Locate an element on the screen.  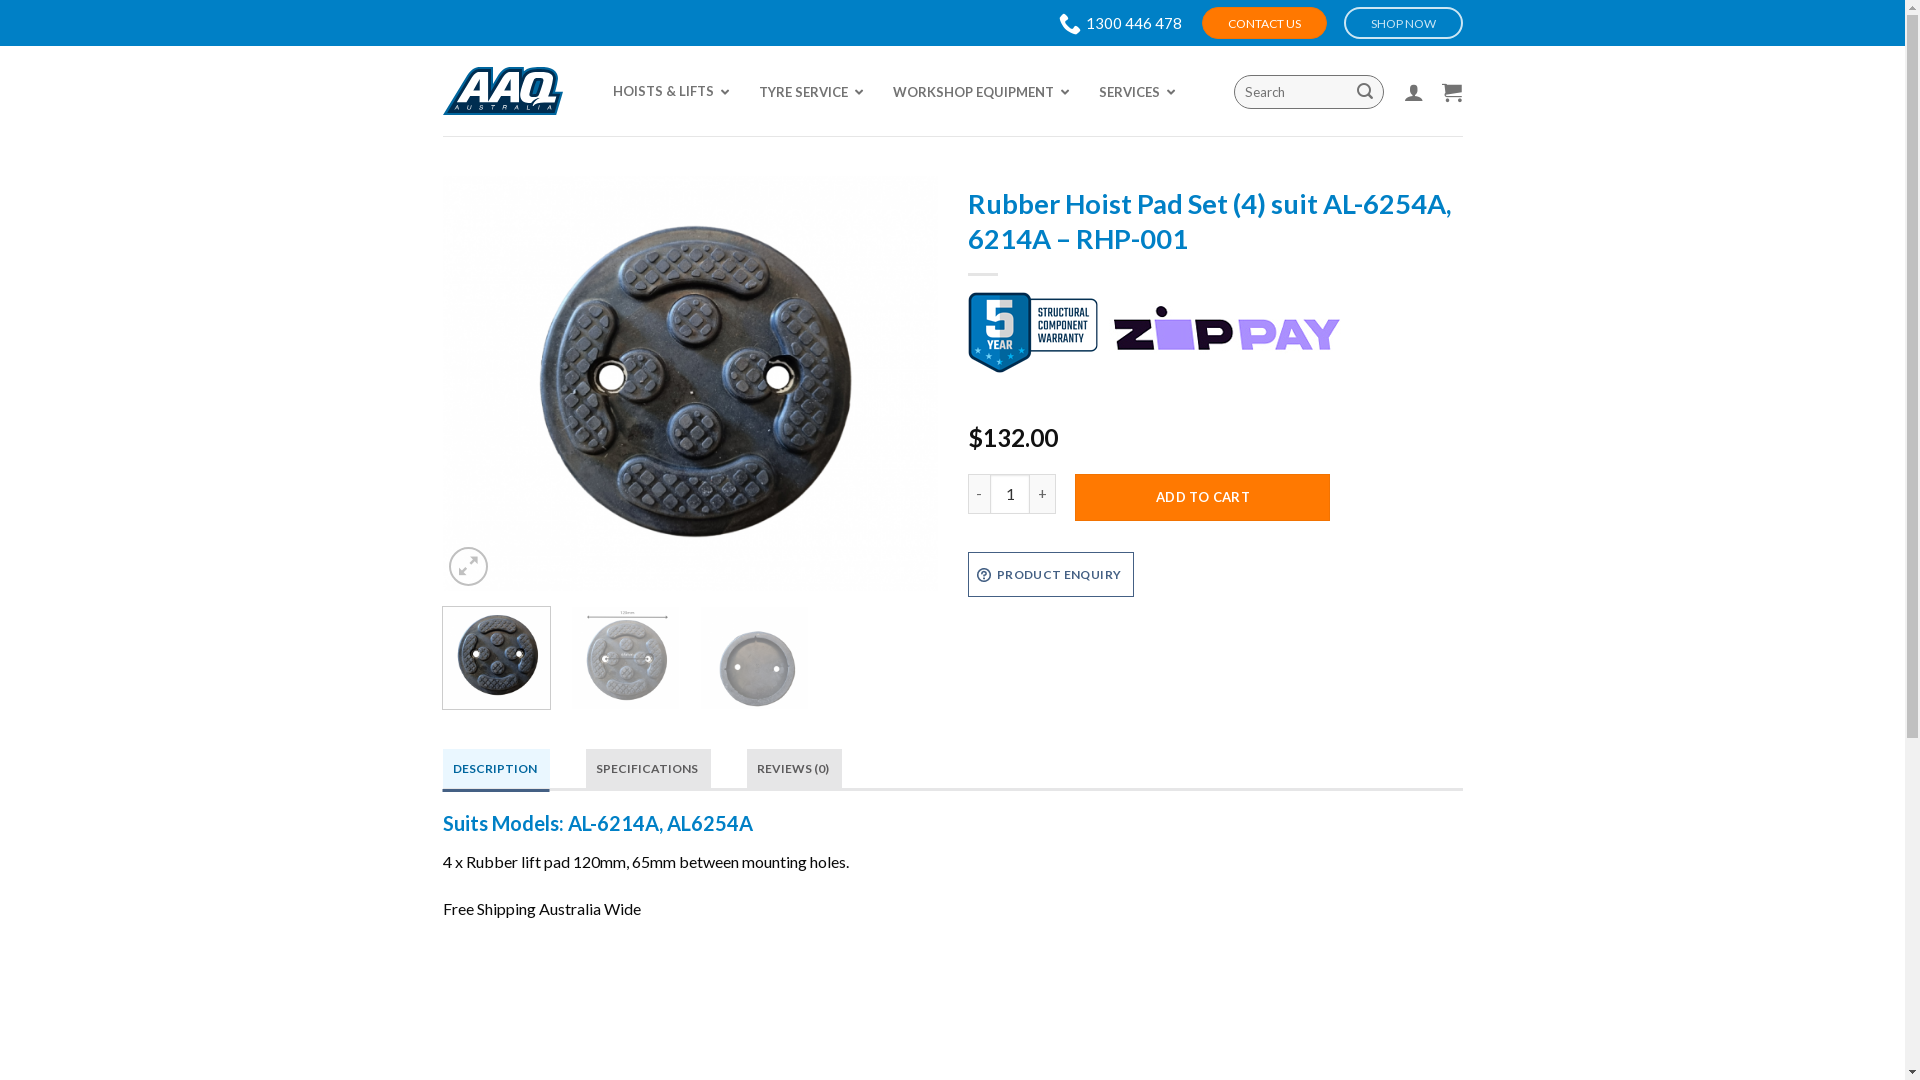
'ADD TO CART' is located at coordinates (1201, 496).